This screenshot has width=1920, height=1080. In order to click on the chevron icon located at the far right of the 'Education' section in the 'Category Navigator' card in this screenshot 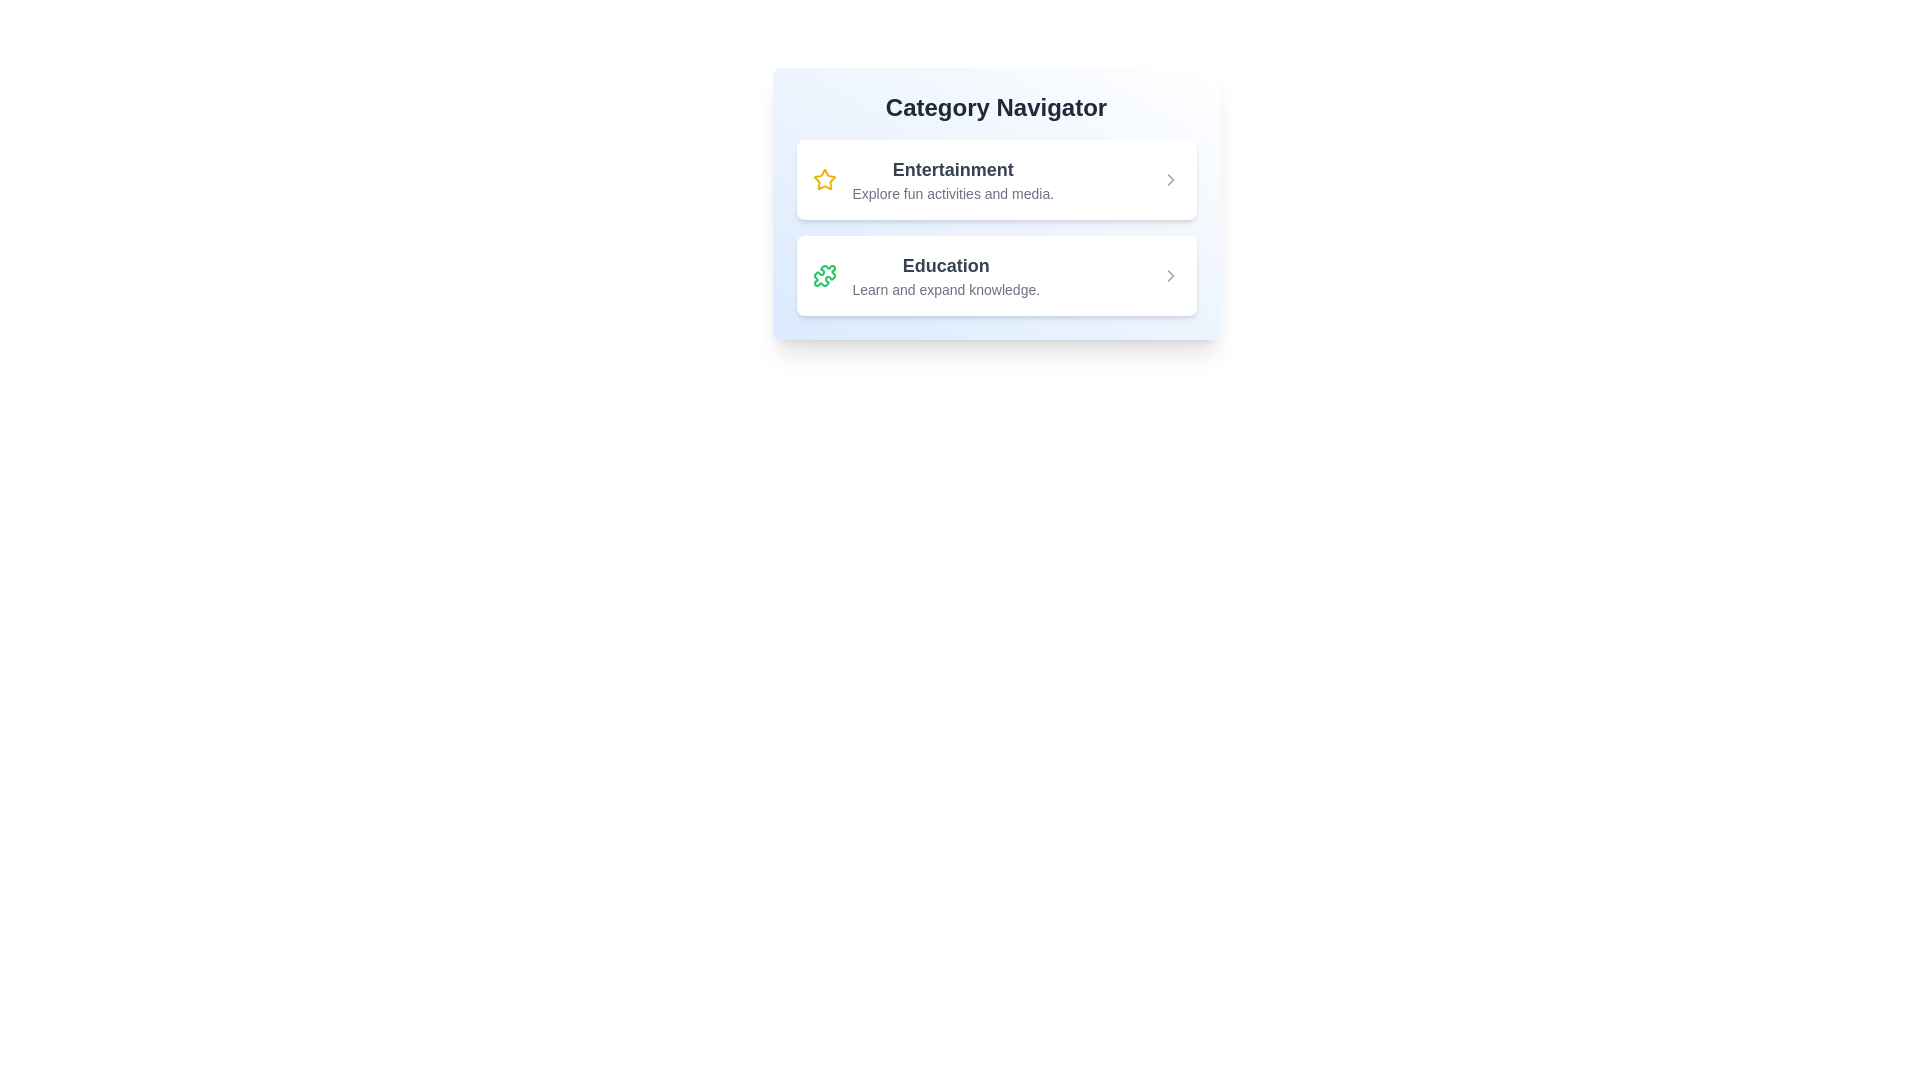, I will do `click(1170, 276)`.